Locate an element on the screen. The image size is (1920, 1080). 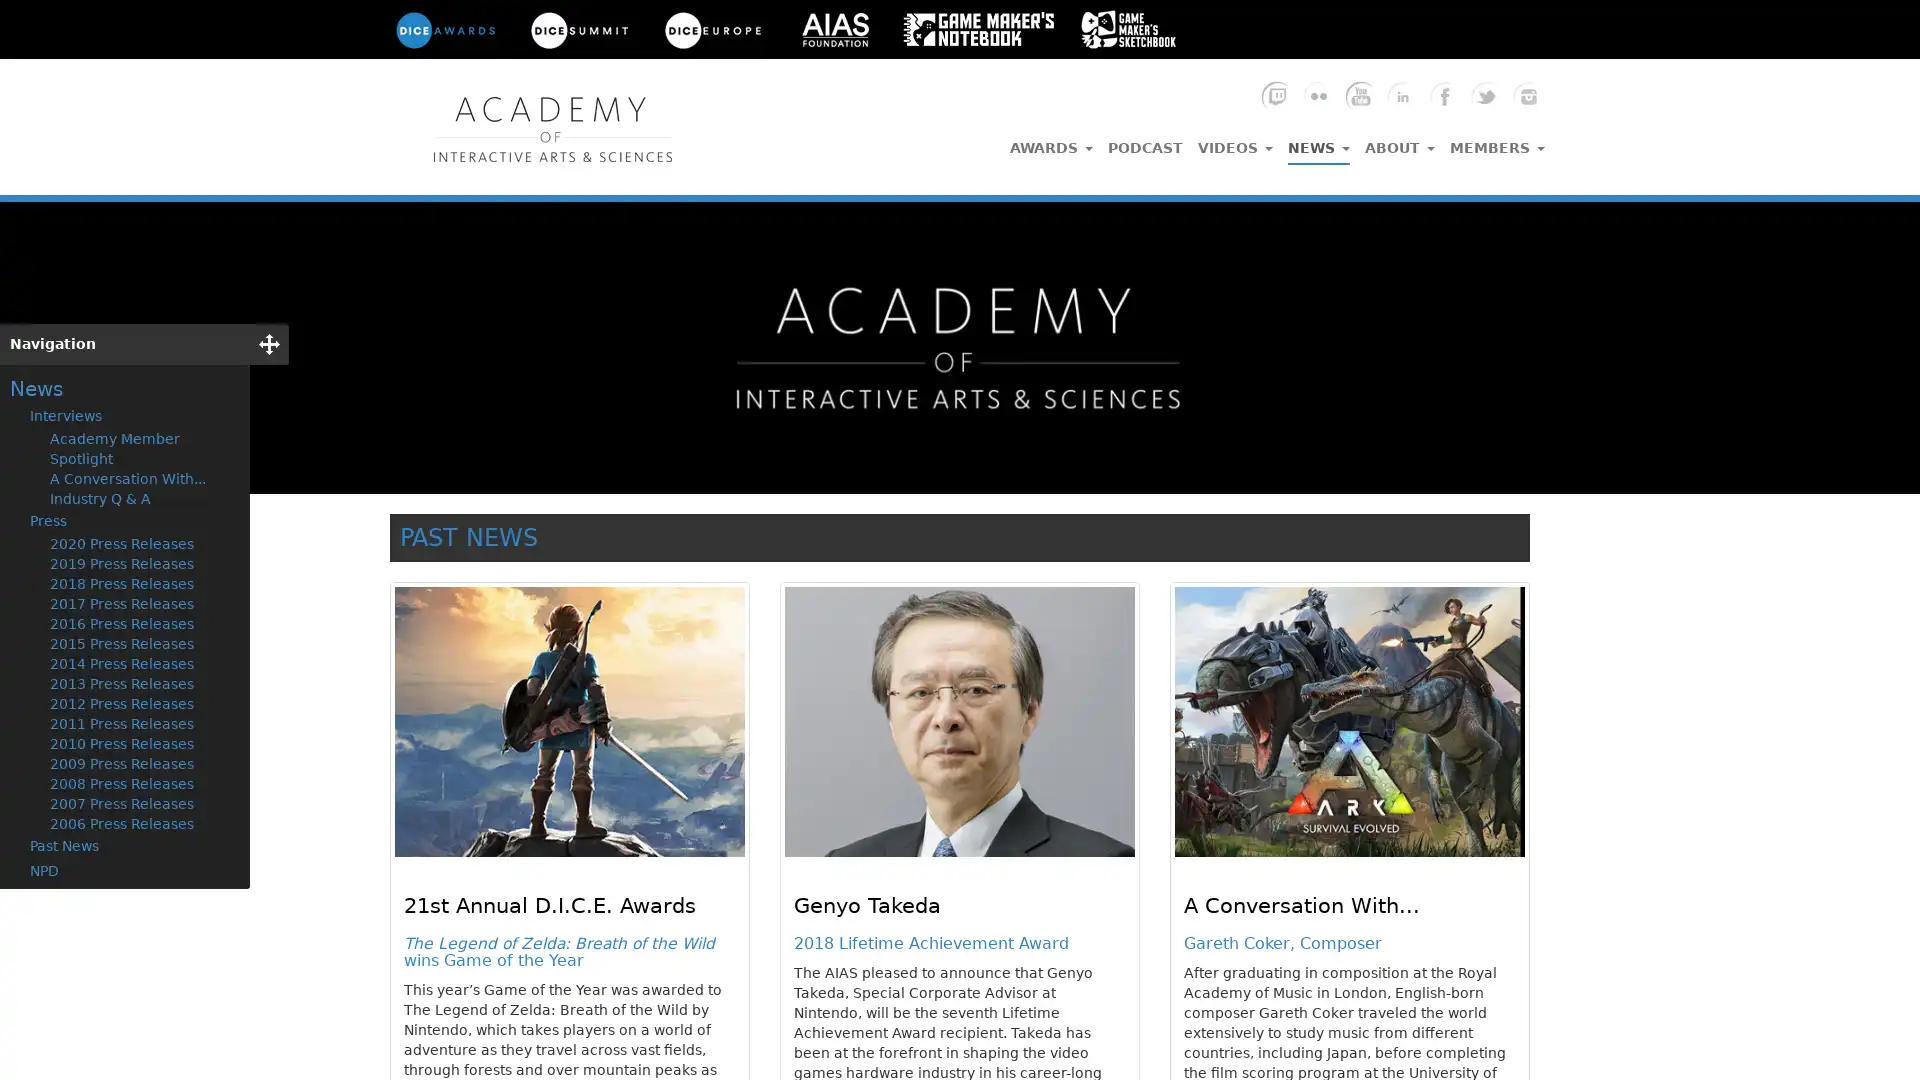
NEWS is located at coordinates (1319, 142).